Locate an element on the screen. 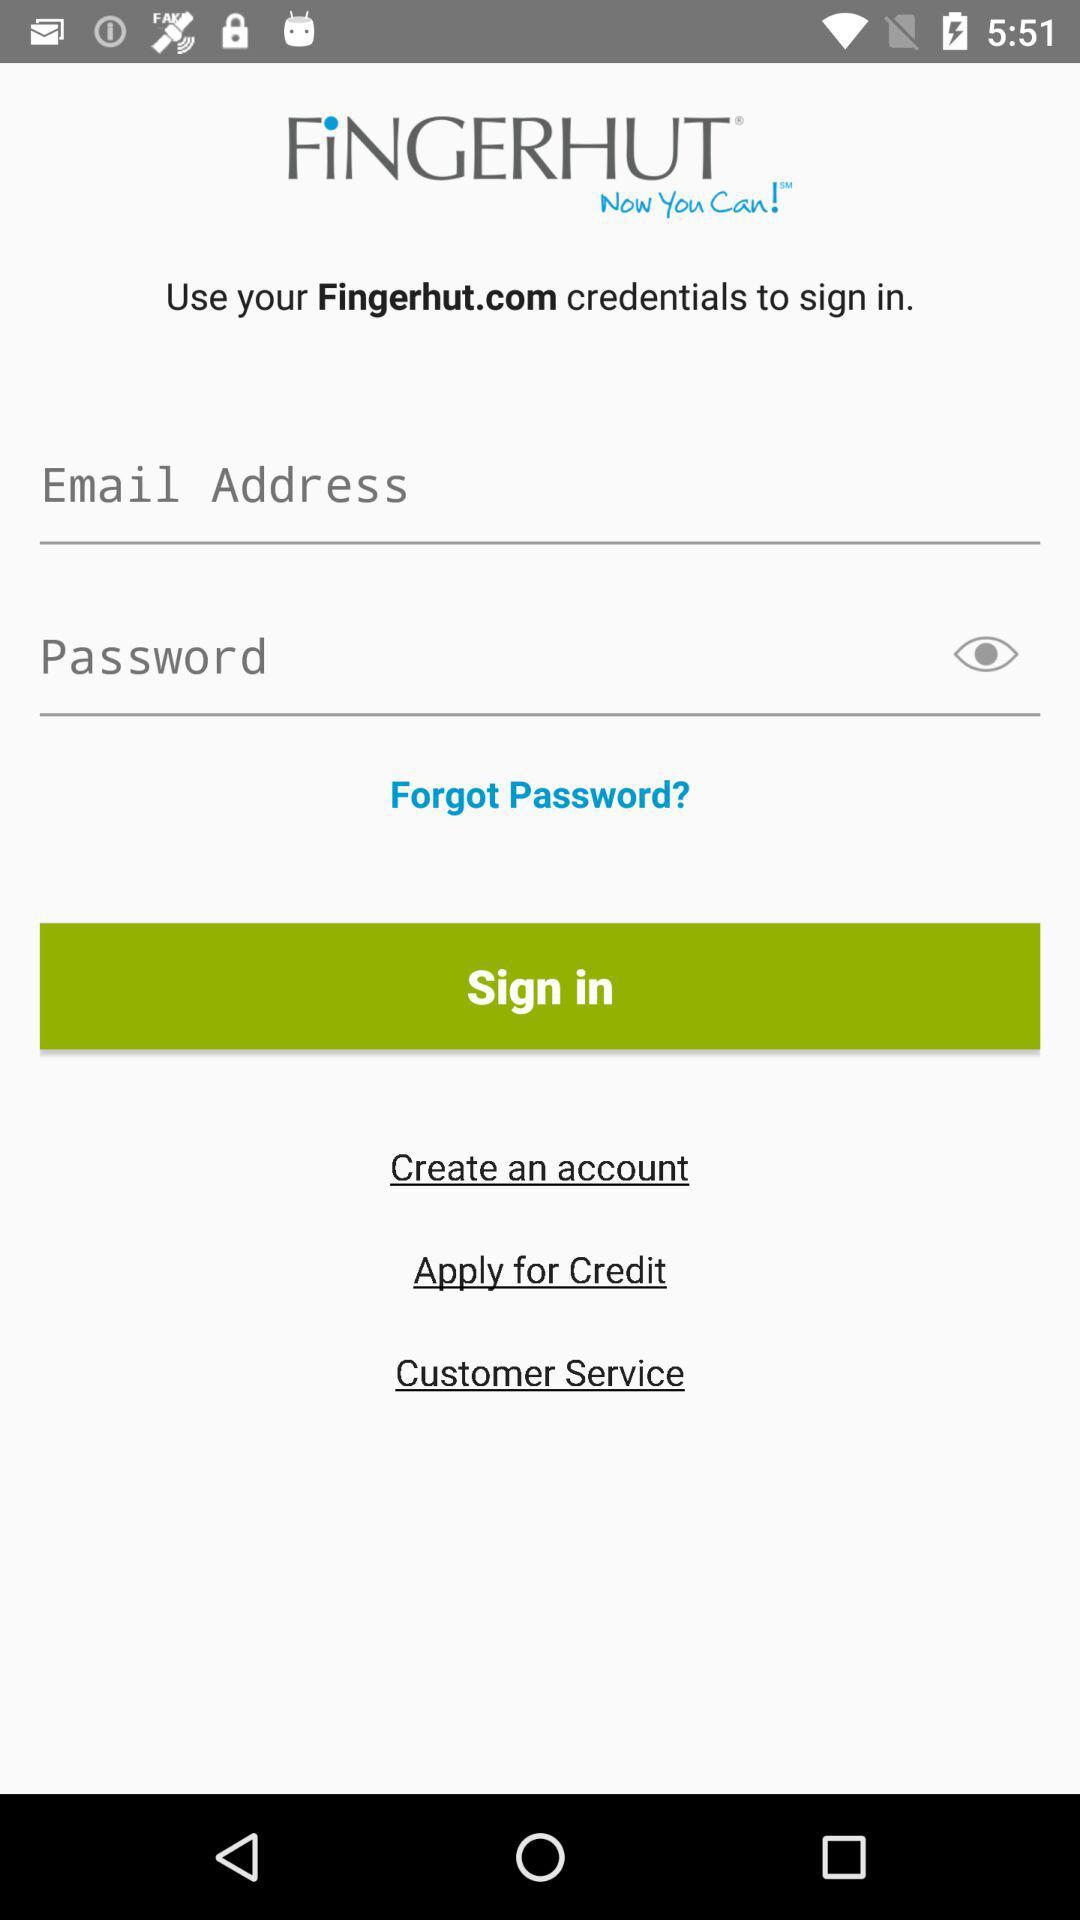 The image size is (1080, 1920). the item below the apply for credit is located at coordinates (540, 1370).